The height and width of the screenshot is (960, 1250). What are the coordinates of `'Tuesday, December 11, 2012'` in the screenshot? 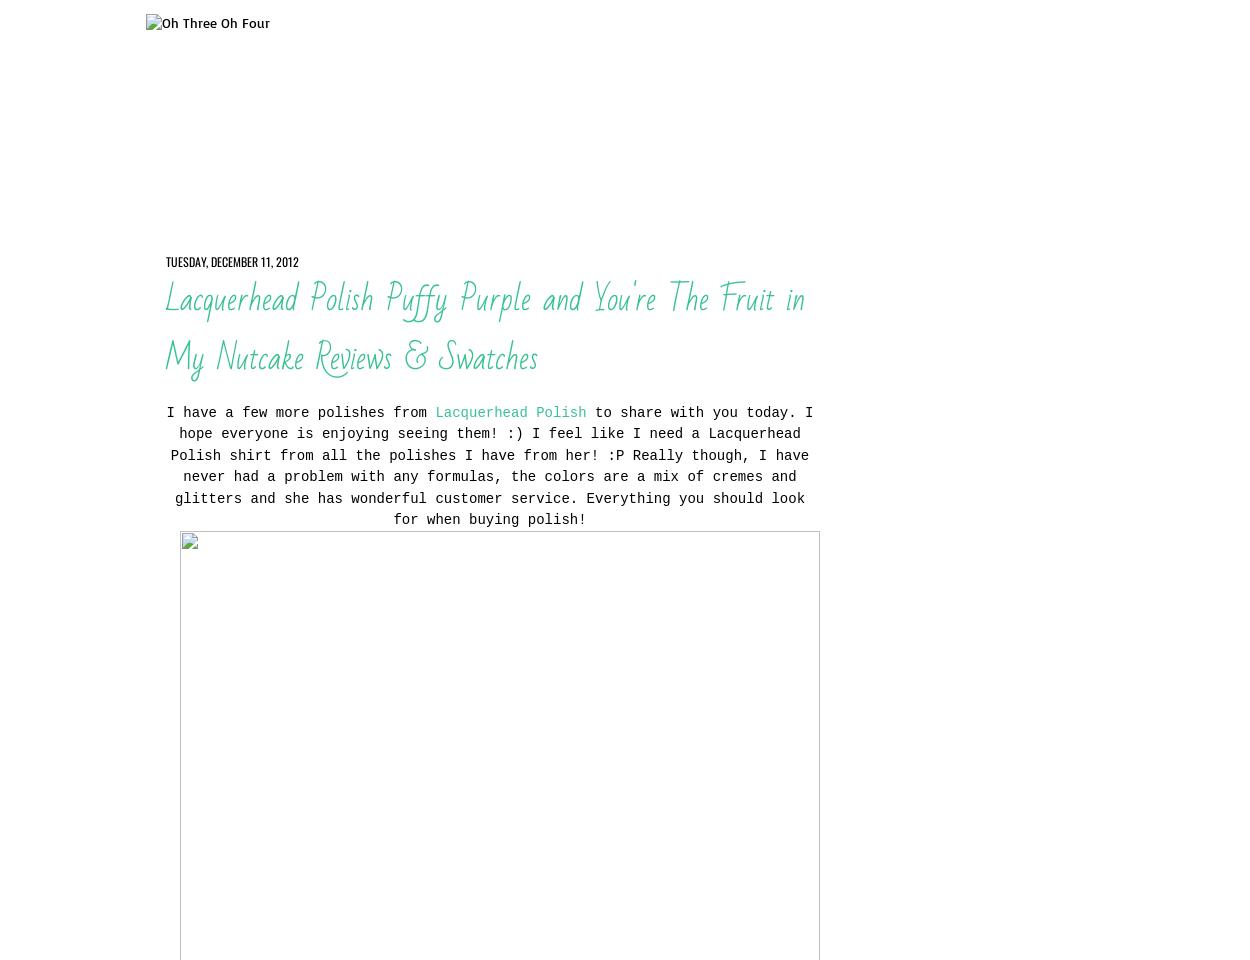 It's located at (230, 259).